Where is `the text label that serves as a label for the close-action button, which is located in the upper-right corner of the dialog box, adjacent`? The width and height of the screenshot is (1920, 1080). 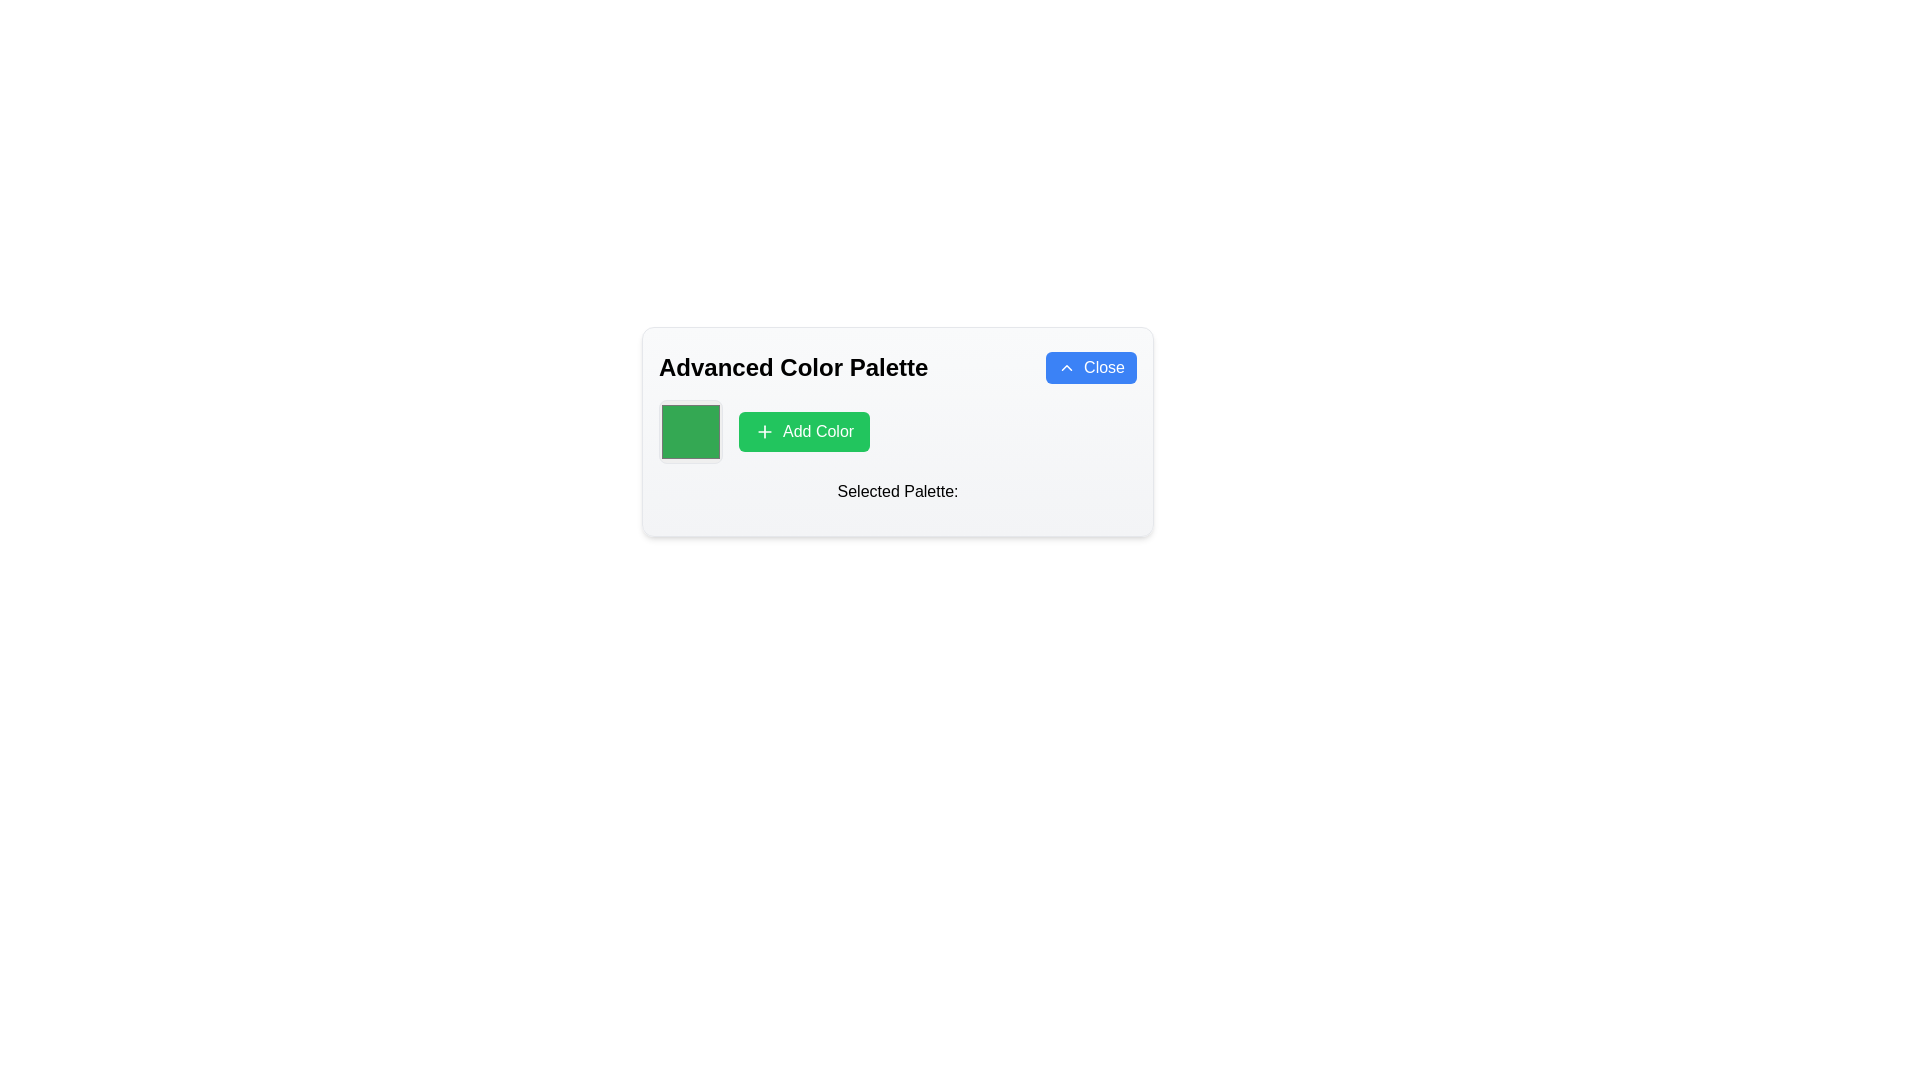
the text label that serves as a label for the close-action button, which is located in the upper-right corner of the dialog box, adjacent is located at coordinates (1103, 367).